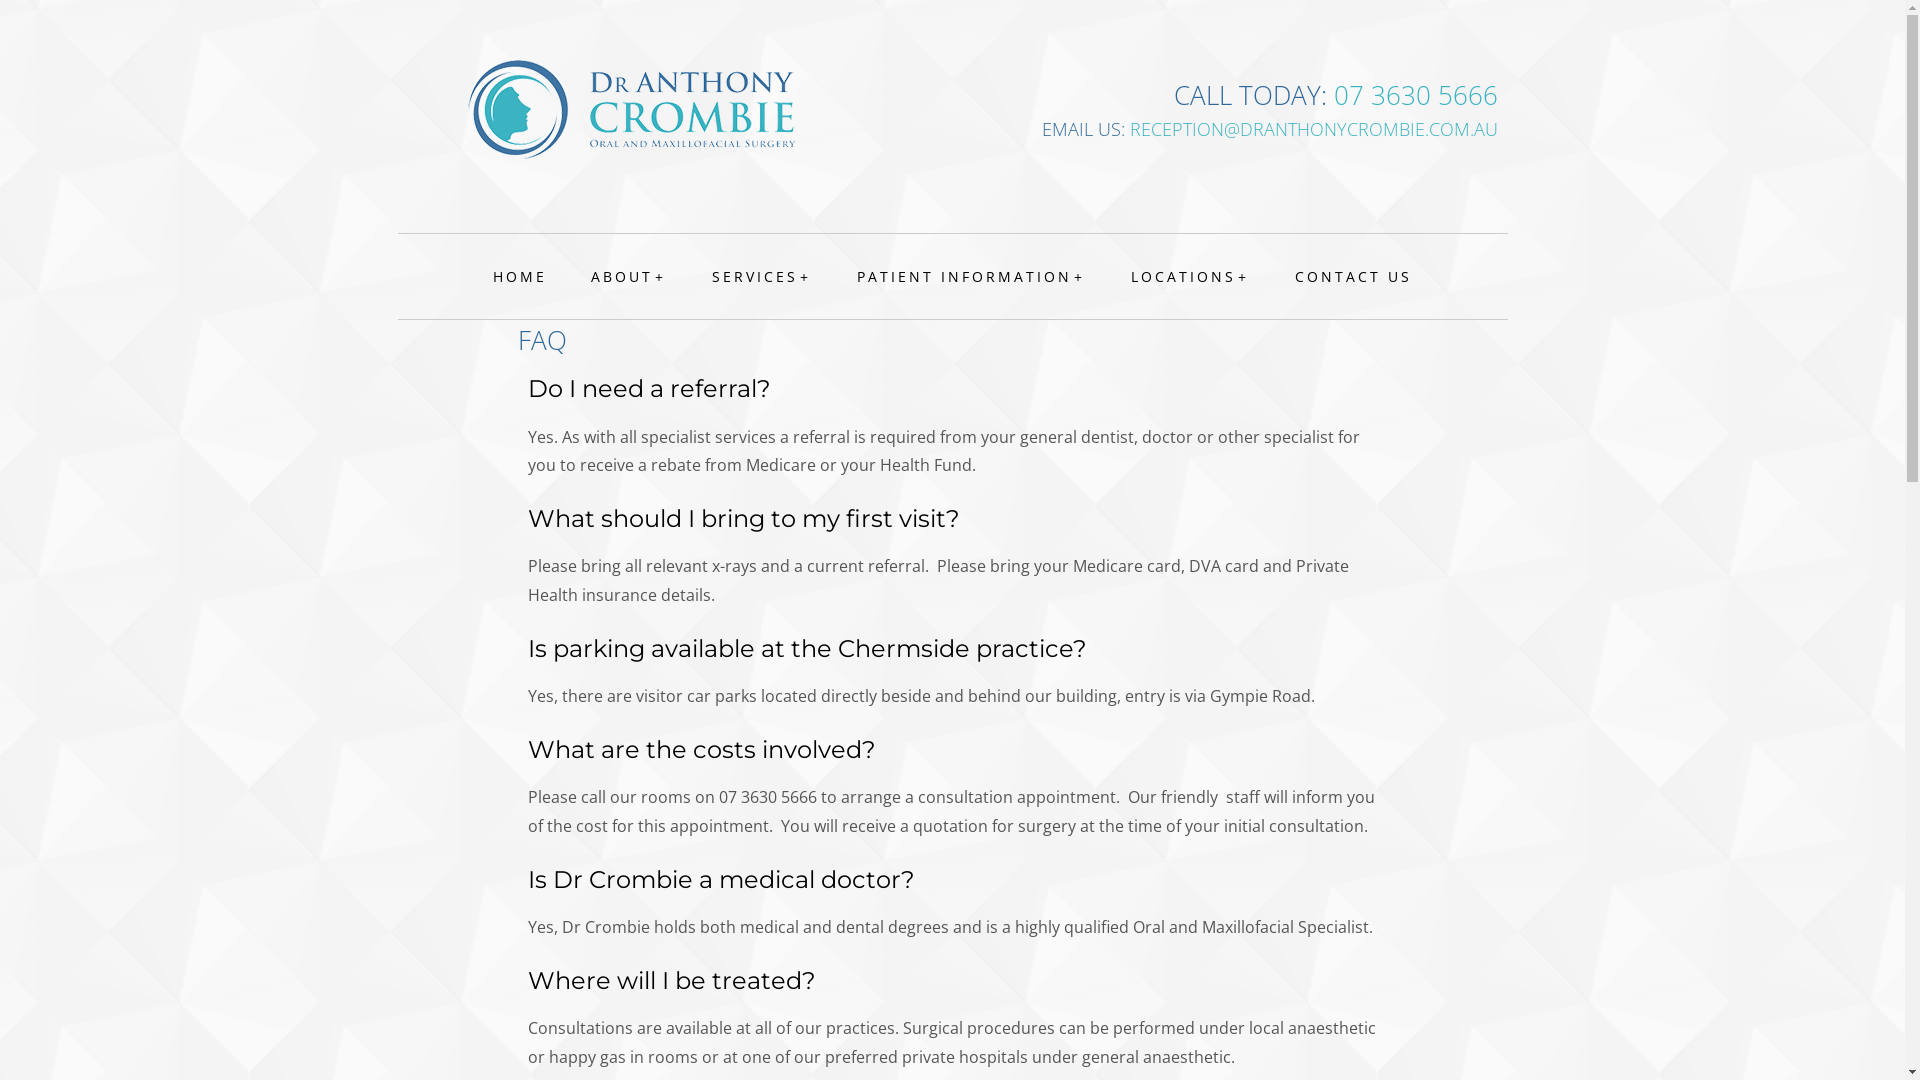  What do you see at coordinates (1353, 276) in the screenshot?
I see `'CONTACT US'` at bounding box center [1353, 276].